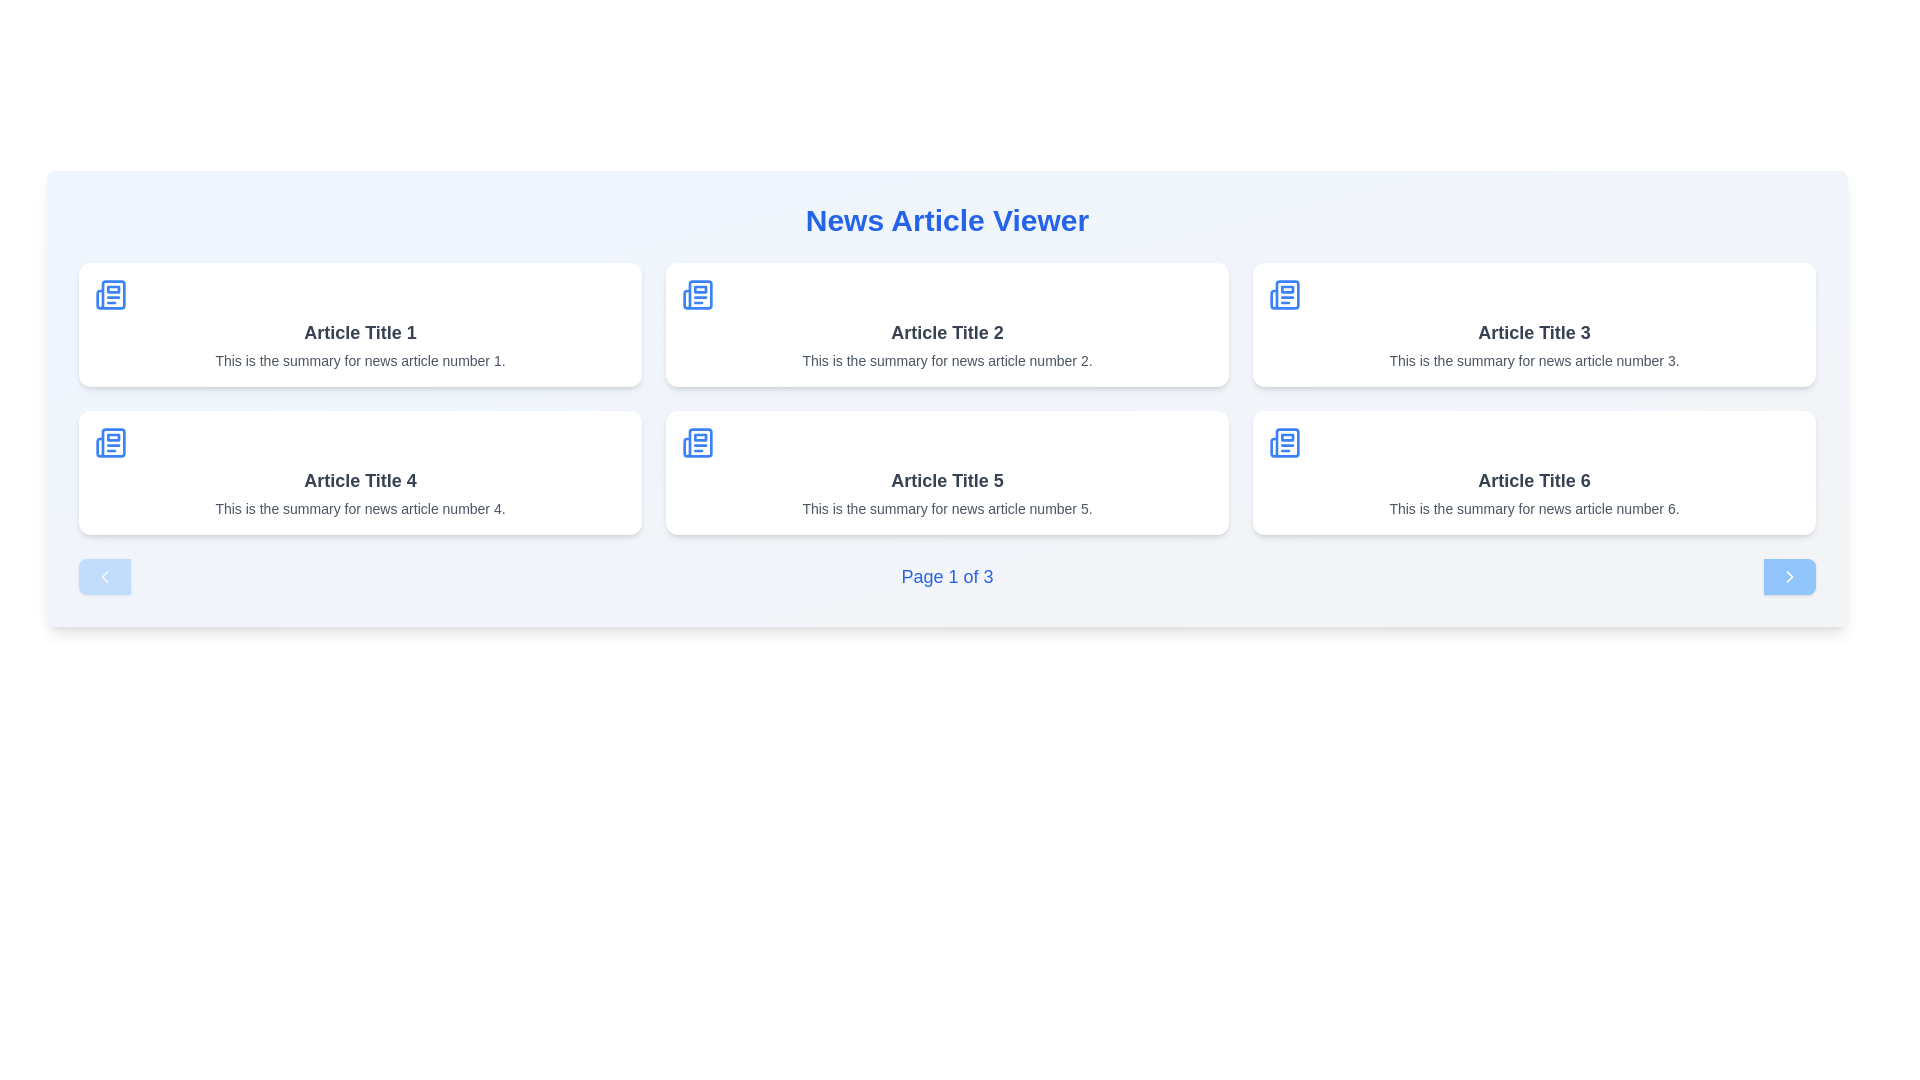 This screenshot has width=1920, height=1080. What do you see at coordinates (946, 577) in the screenshot?
I see `the pagination indicator text label located in the footer area of the news article viewer, which displays the current page and total pages` at bounding box center [946, 577].